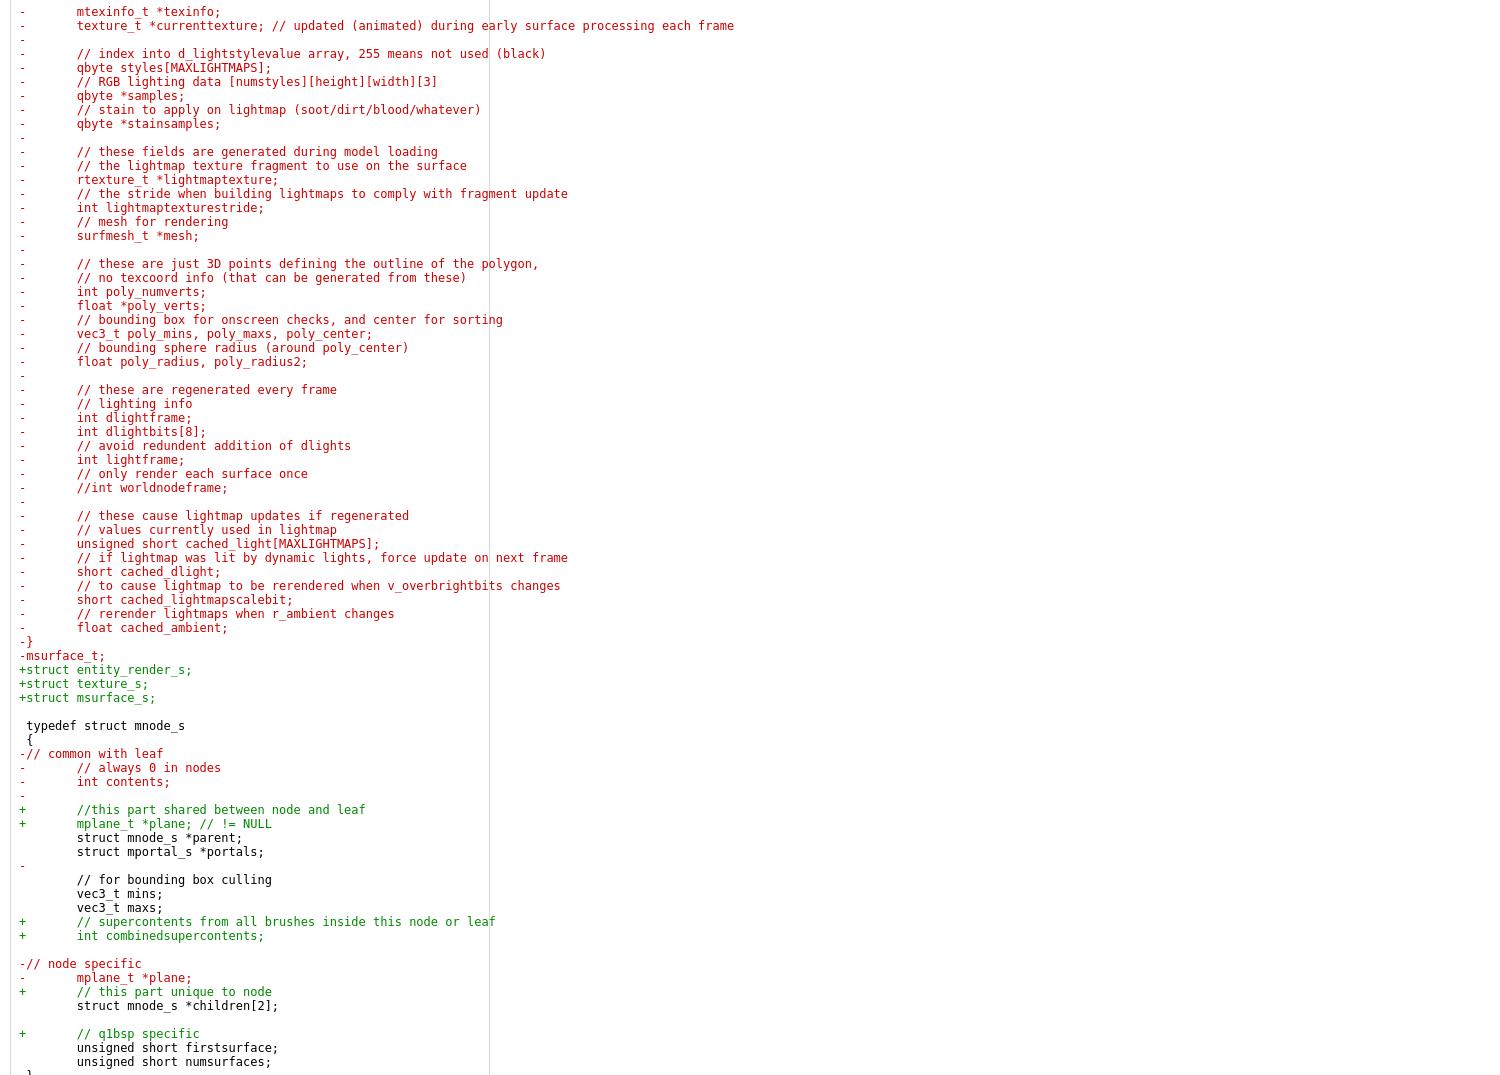  I want to click on '+       // this part unique to node', so click(145, 991).